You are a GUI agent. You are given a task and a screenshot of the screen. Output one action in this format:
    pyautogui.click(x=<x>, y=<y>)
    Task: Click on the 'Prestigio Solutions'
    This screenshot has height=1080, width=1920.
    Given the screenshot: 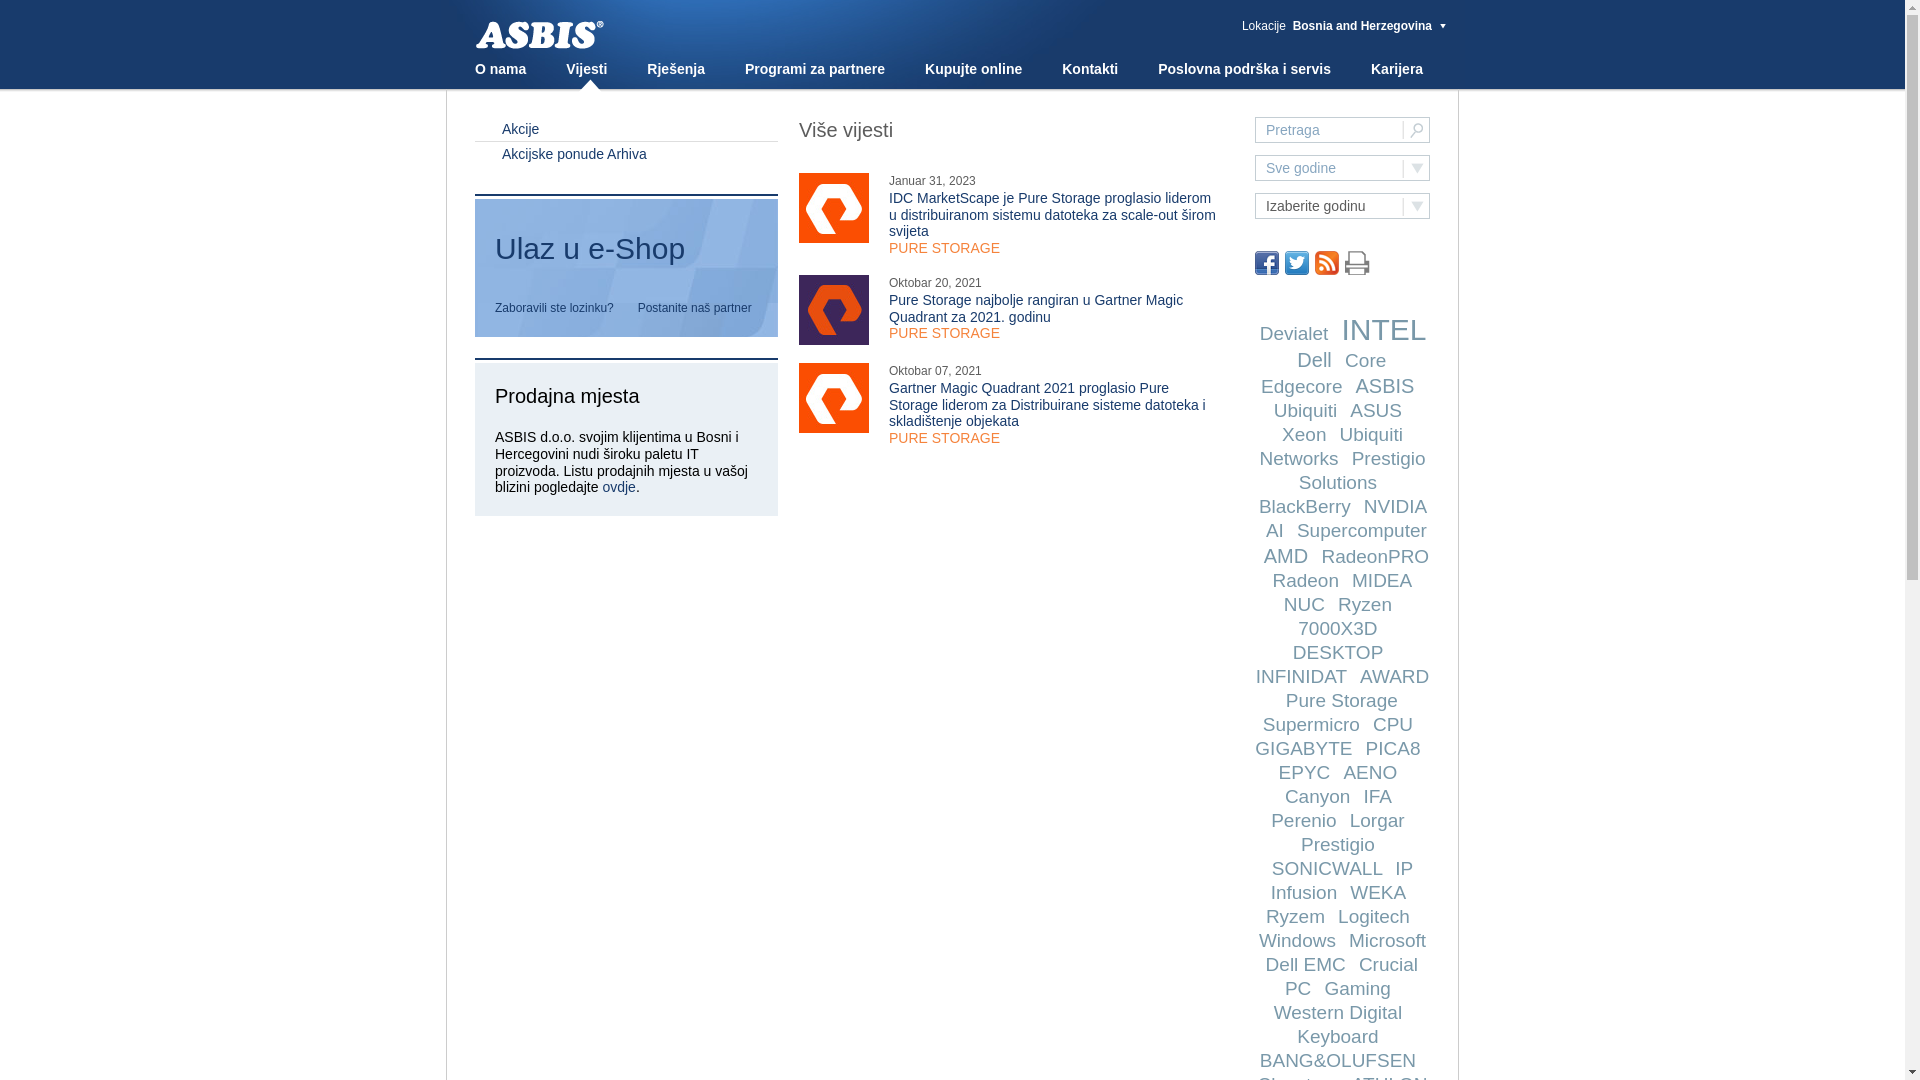 What is the action you would take?
    pyautogui.click(x=1361, y=470)
    